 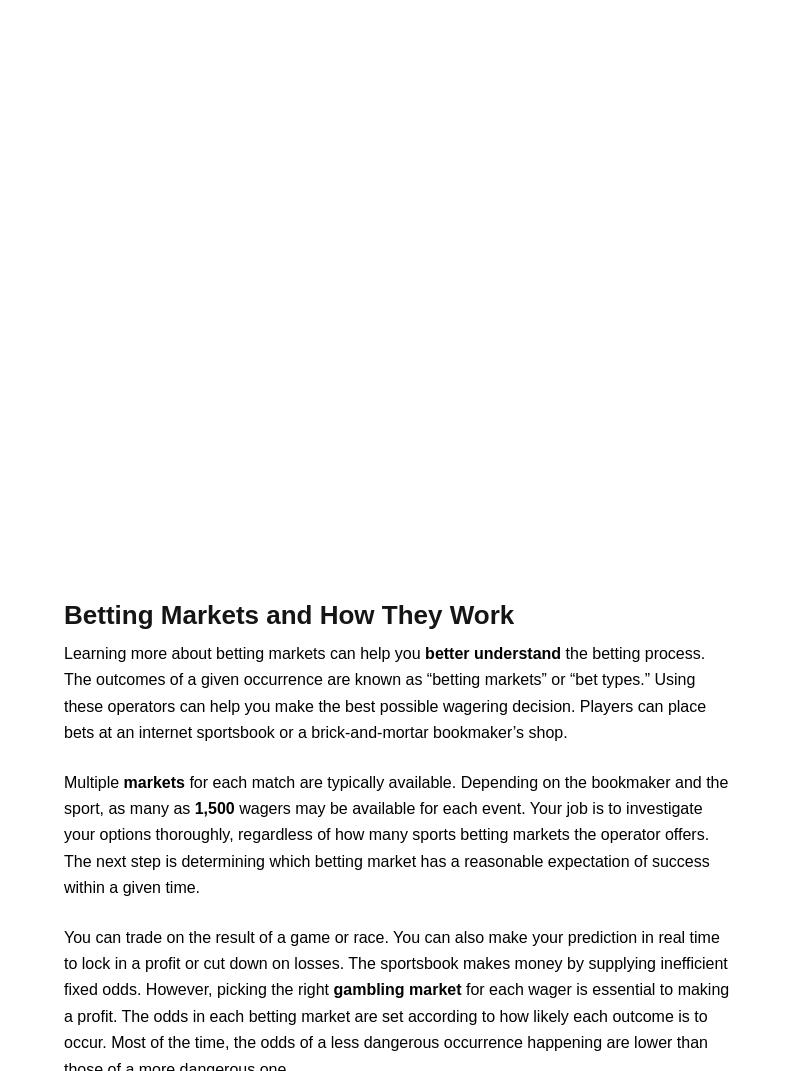 I want to click on 'gambling market', so click(x=332, y=988).